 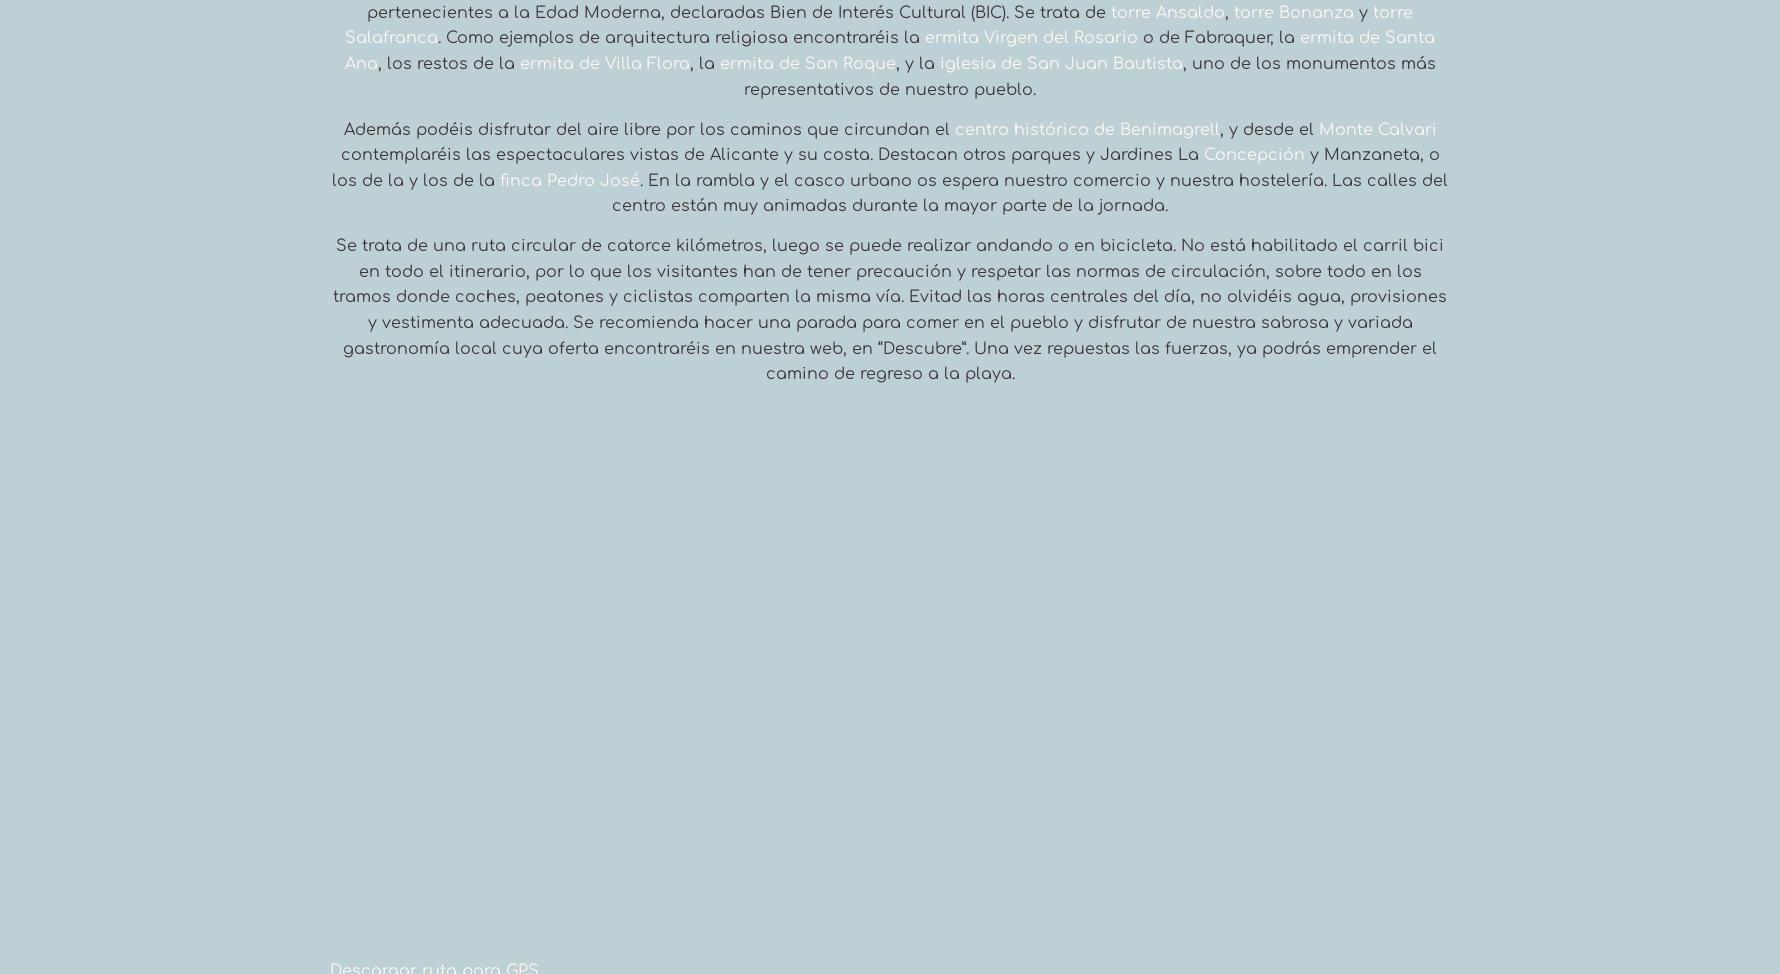 What do you see at coordinates (680, 37) in the screenshot?
I see `'. Como ejemplos de arquitectura religiosa encontraréis la'` at bounding box center [680, 37].